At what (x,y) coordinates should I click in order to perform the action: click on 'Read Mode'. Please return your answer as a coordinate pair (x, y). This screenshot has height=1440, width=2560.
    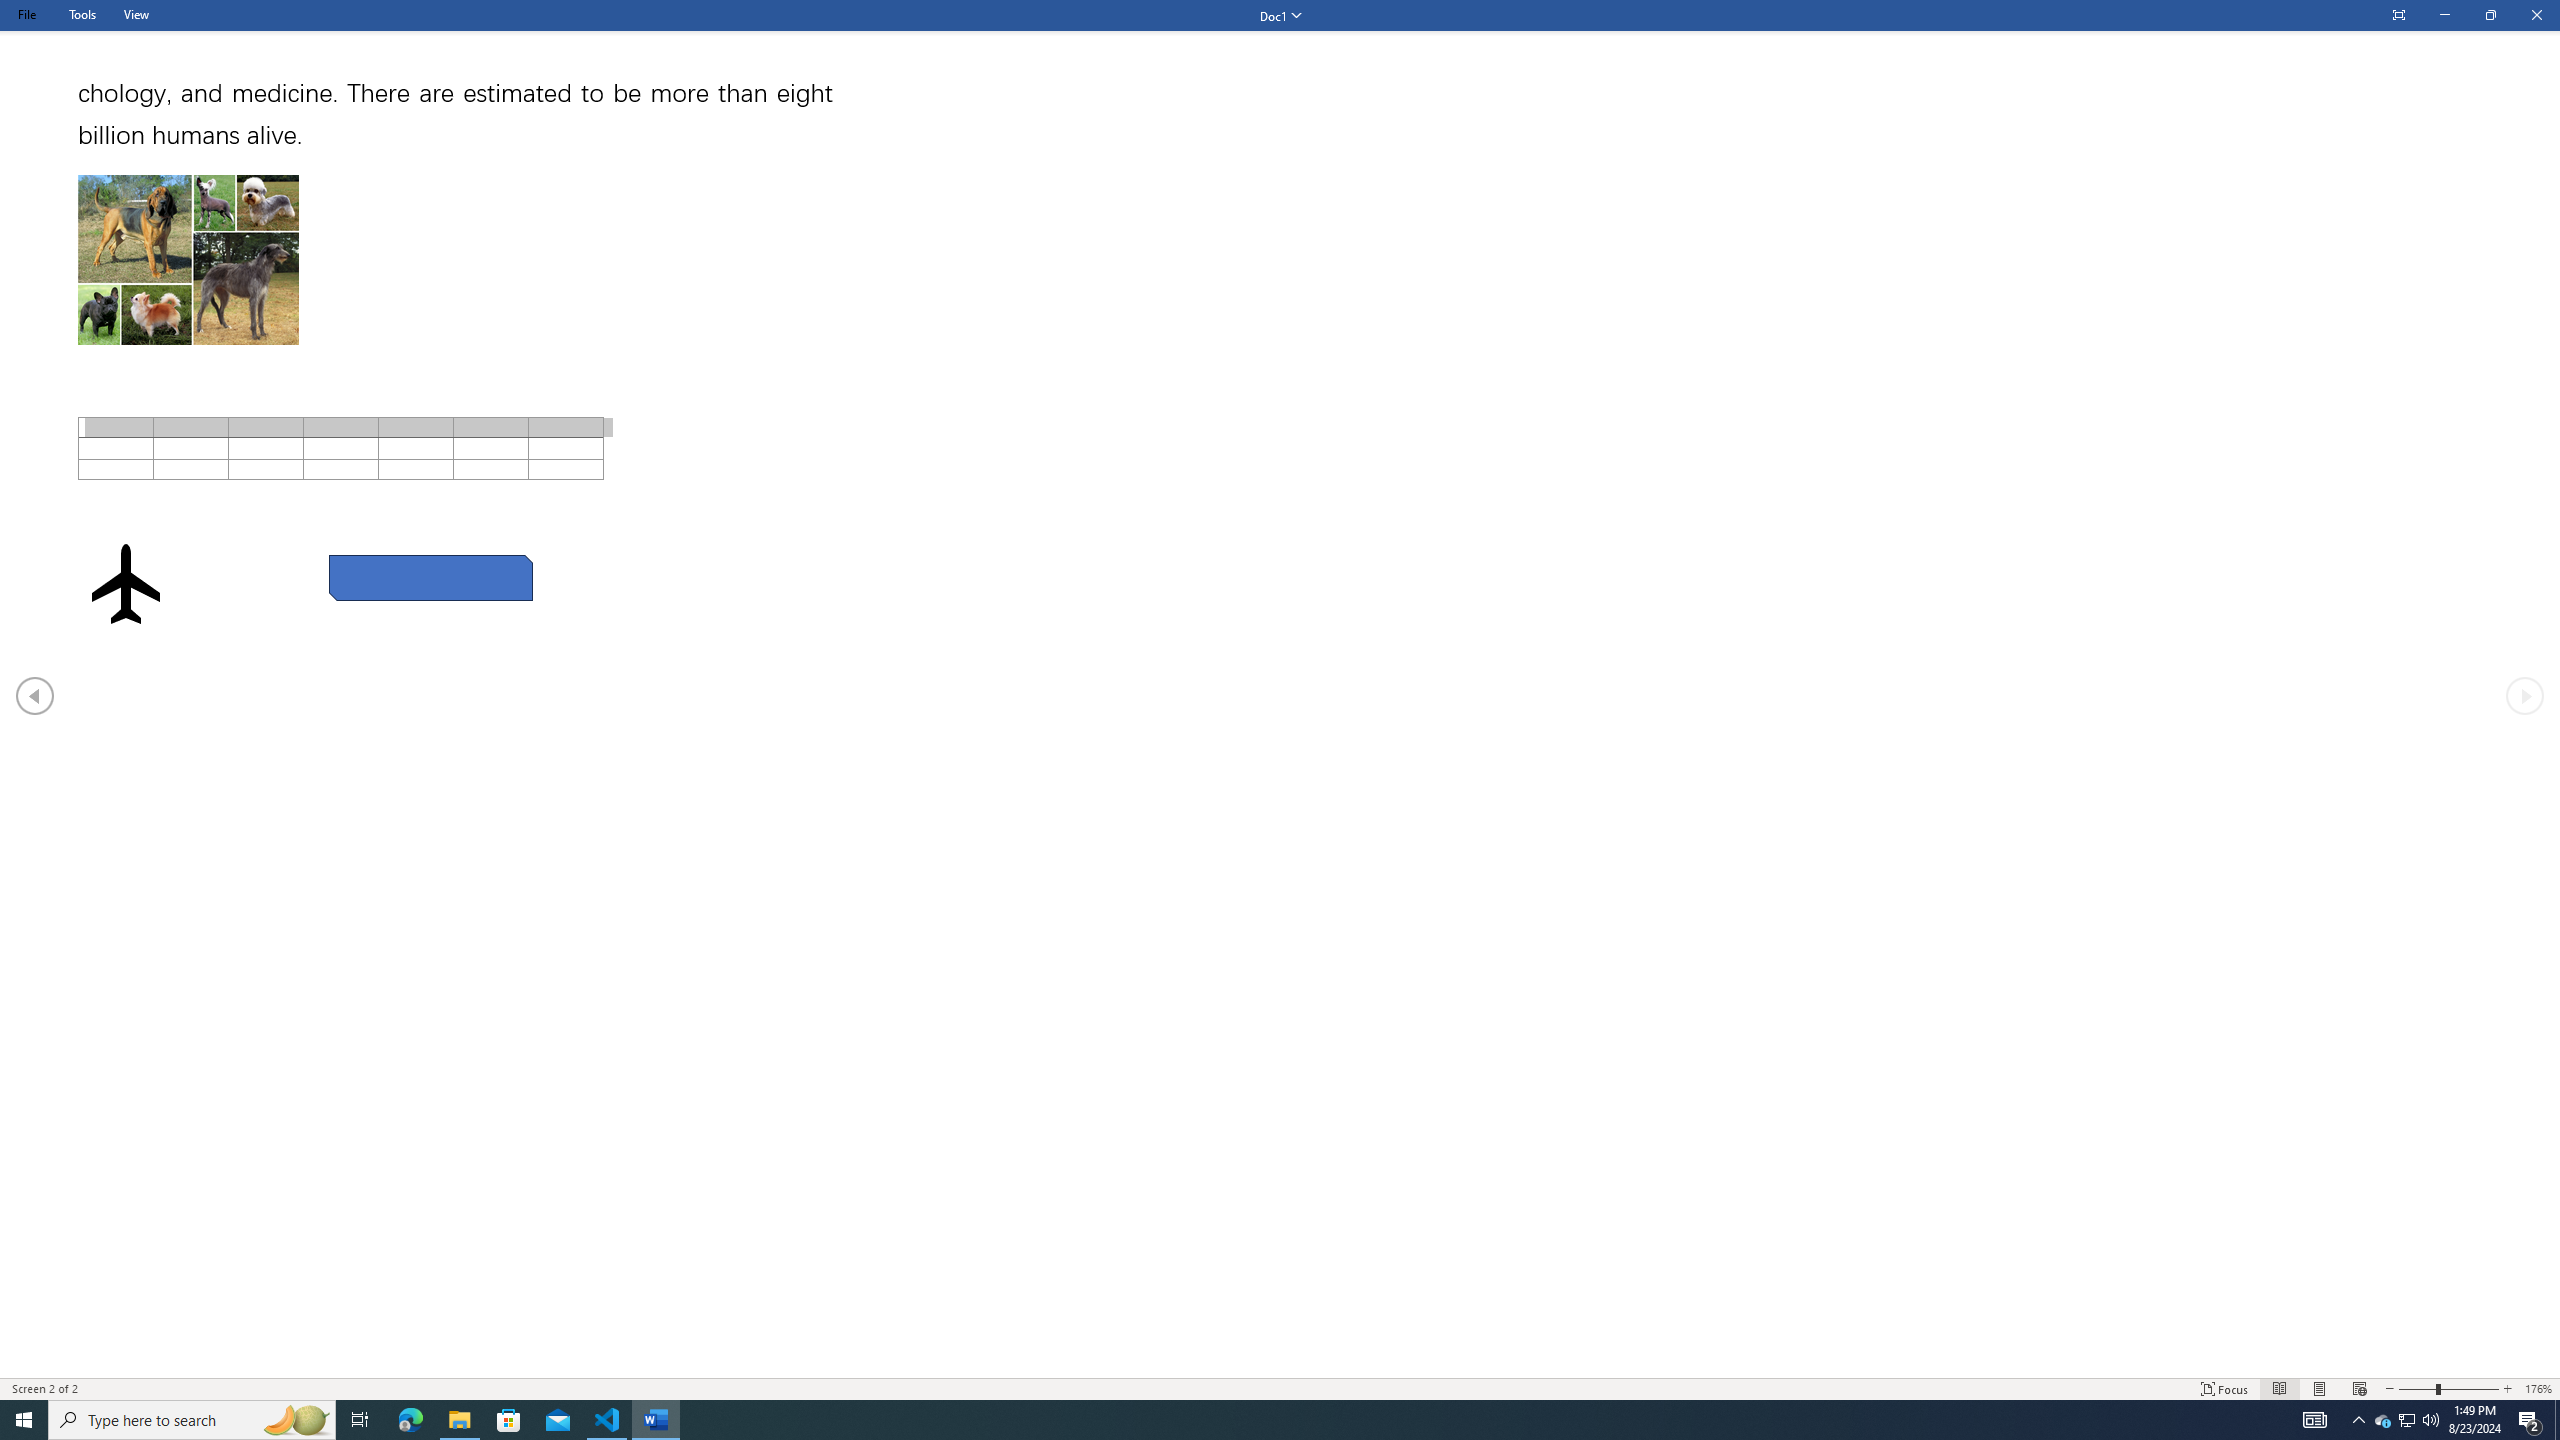
    Looking at the image, I should click on (2278, 1389).